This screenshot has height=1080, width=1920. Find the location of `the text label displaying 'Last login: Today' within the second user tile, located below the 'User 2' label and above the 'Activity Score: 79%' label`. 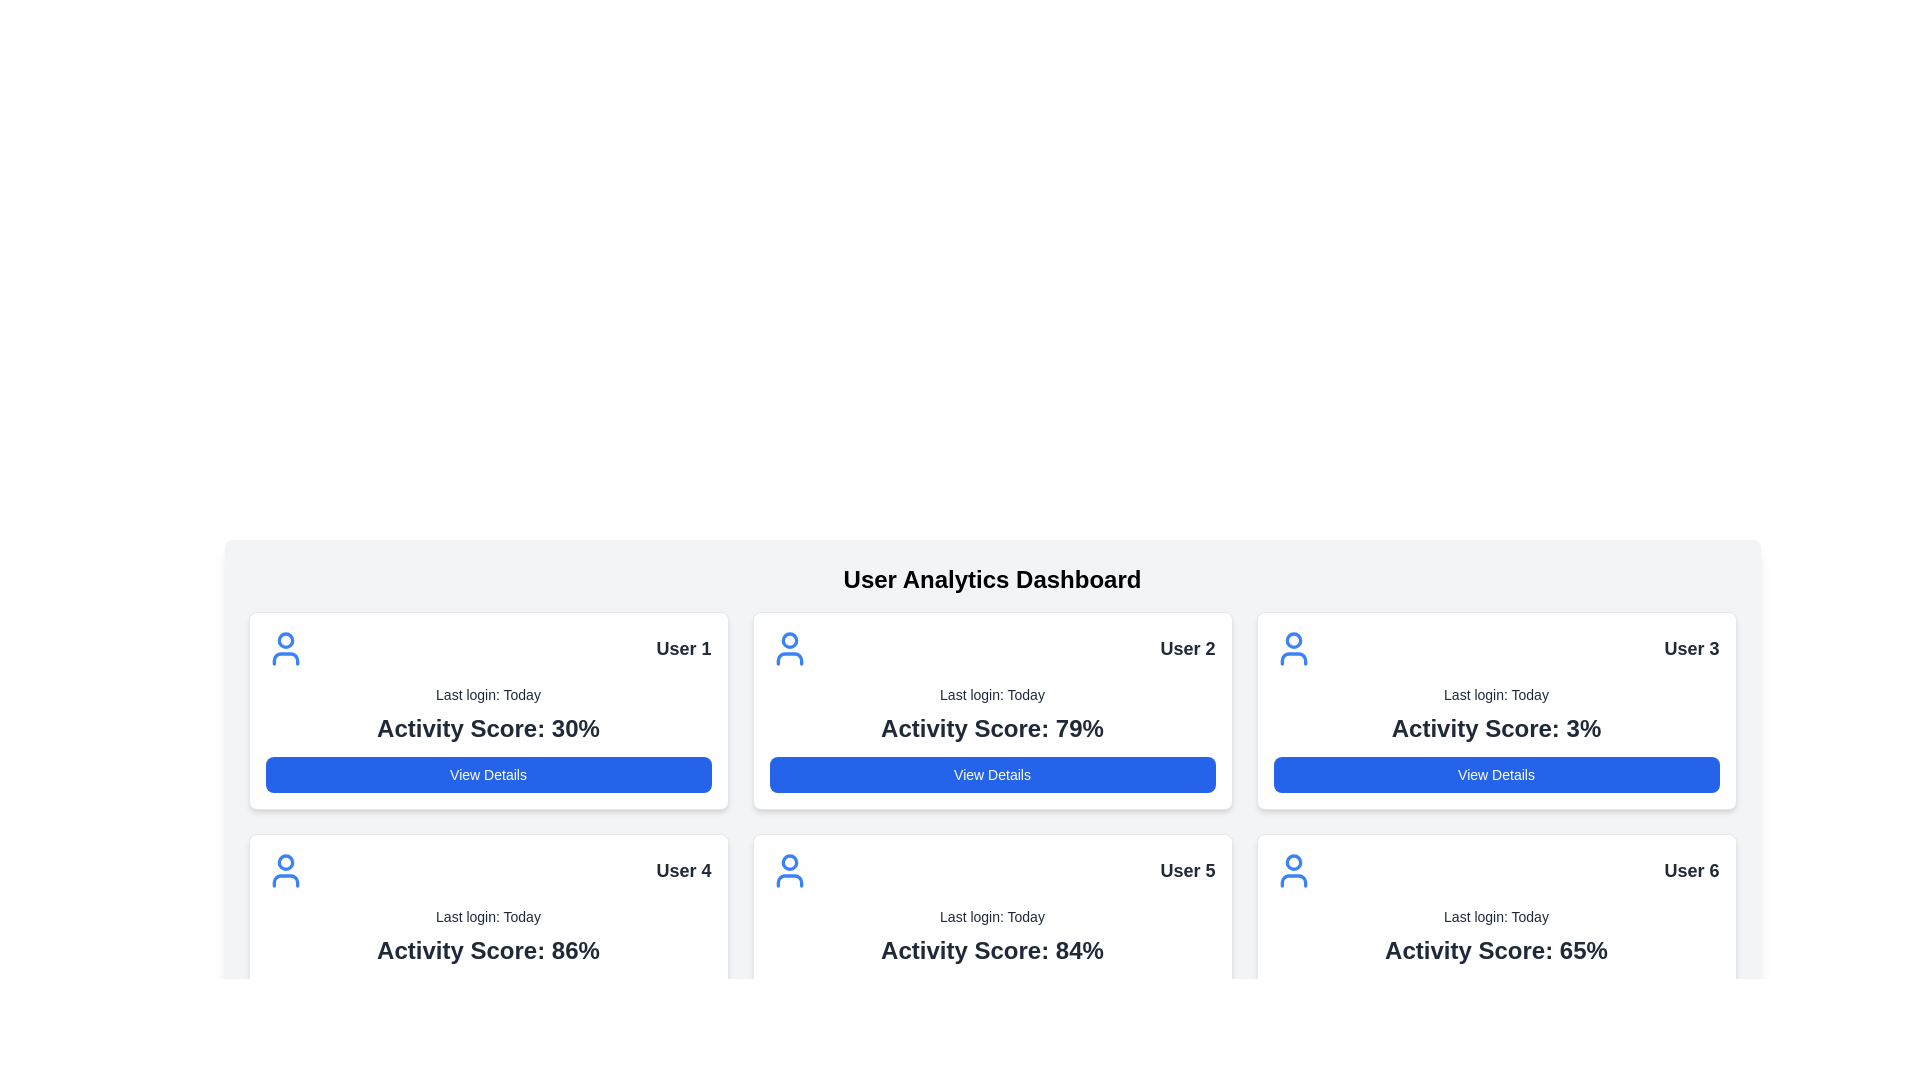

the text label displaying 'Last login: Today' within the second user tile, located below the 'User 2' label and above the 'Activity Score: 79%' label is located at coordinates (992, 693).